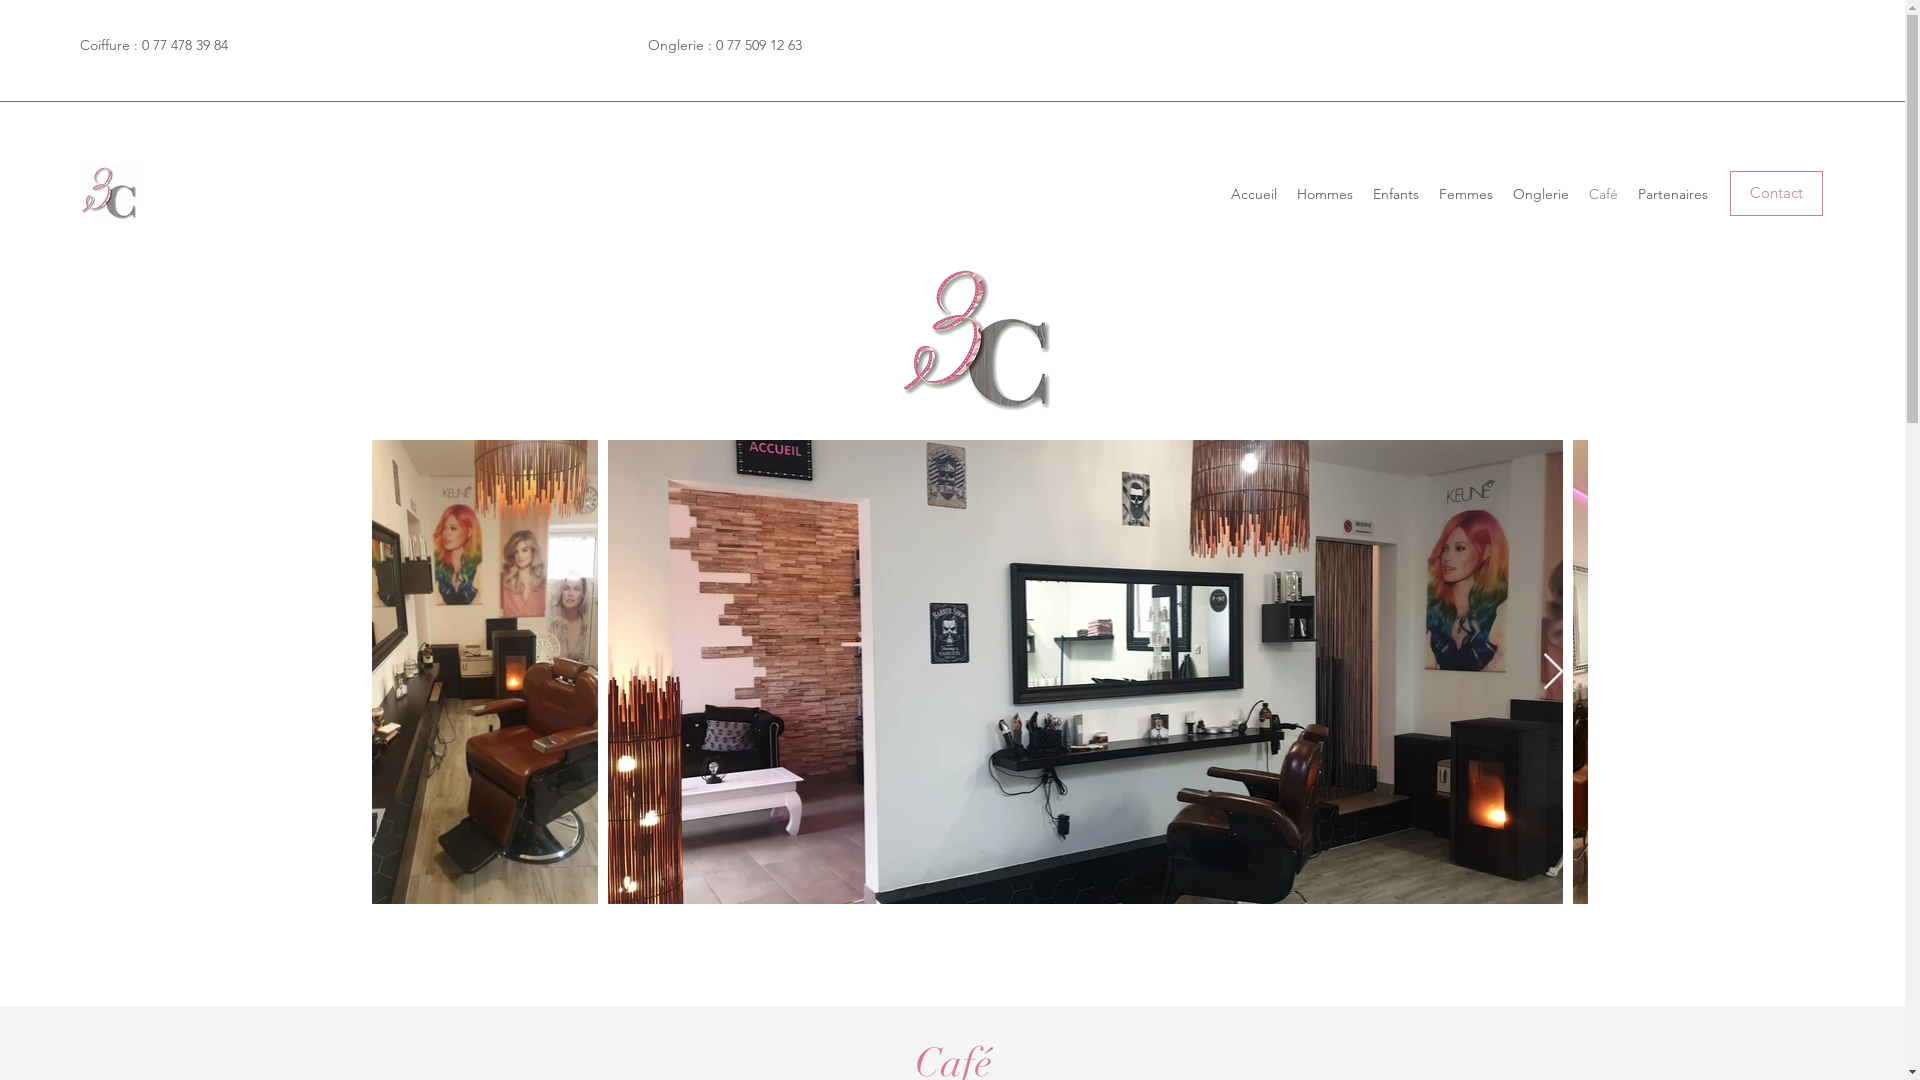  Describe the element at coordinates (1286, 193) in the screenshot. I see `'Hommes'` at that location.